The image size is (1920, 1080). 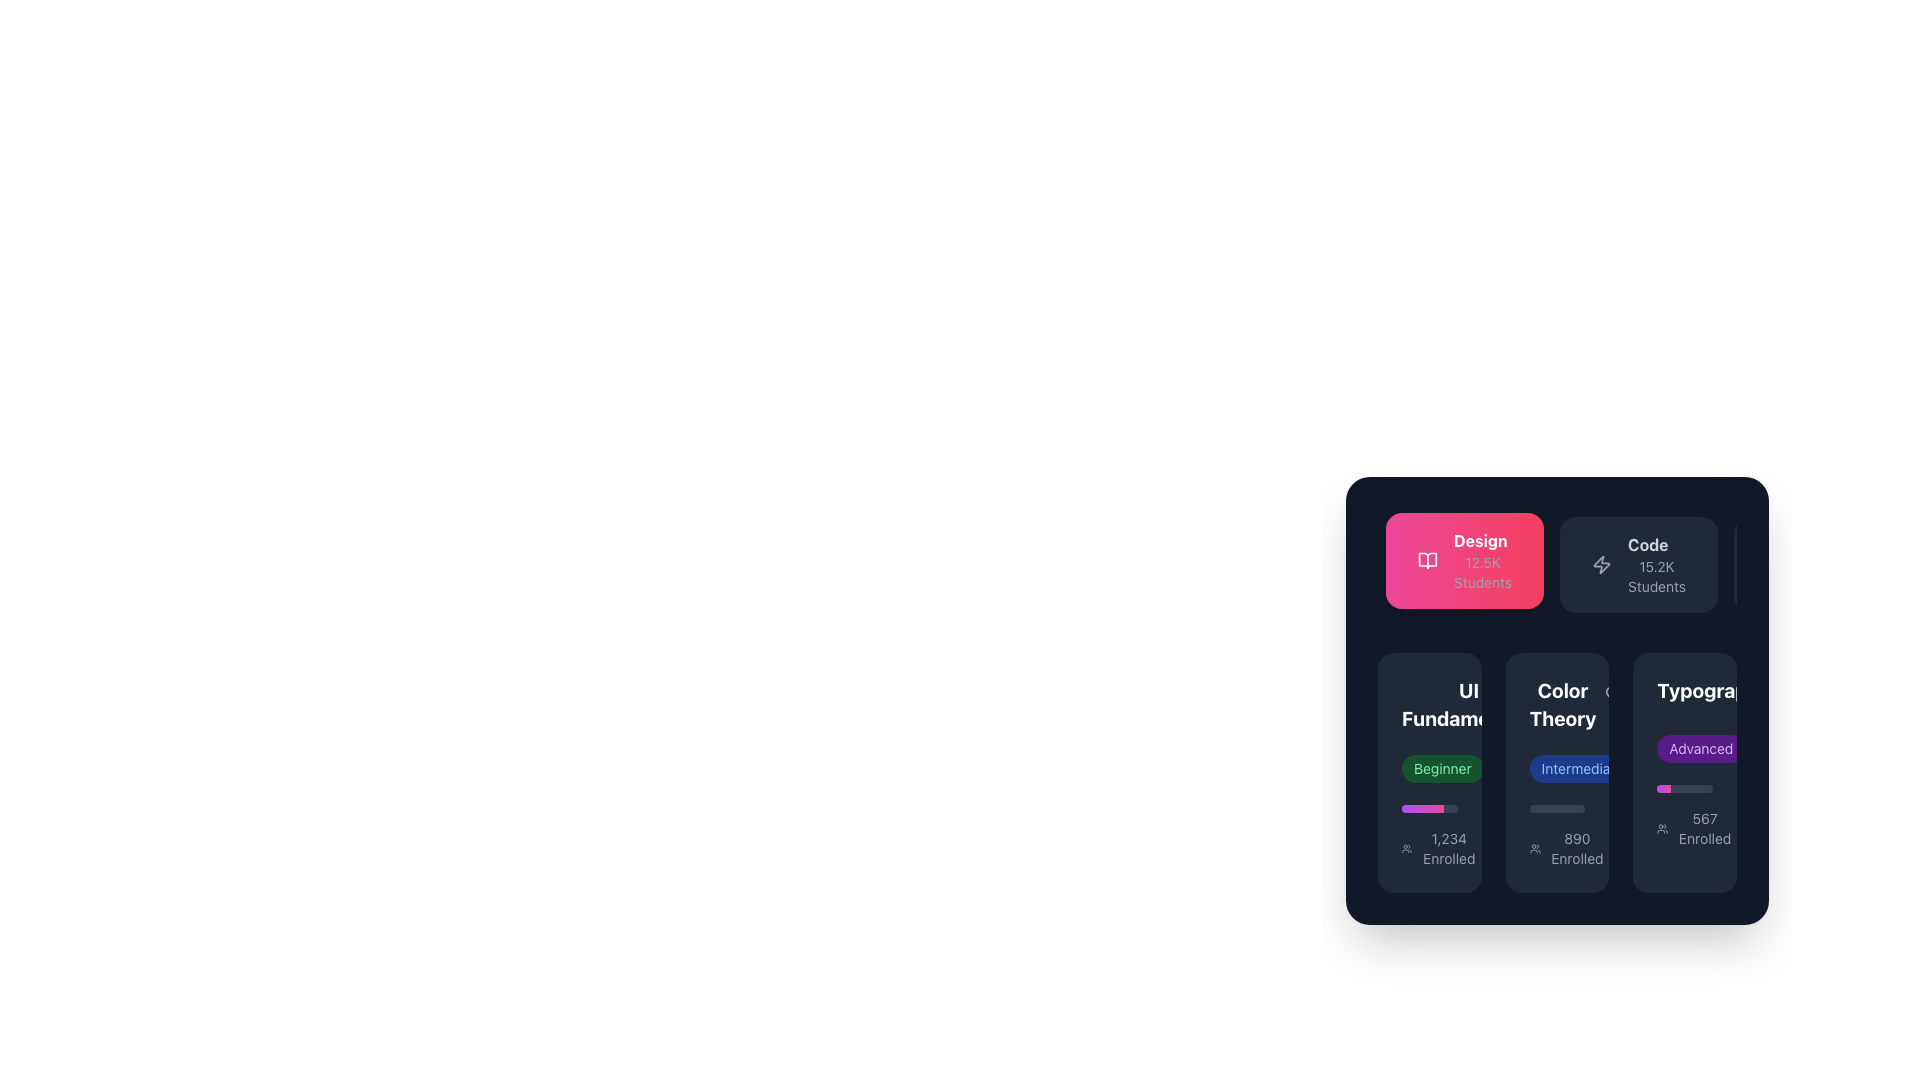 What do you see at coordinates (1553, 693) in the screenshot?
I see `the heart-shaped icon/button to favorite the 'Color Theory' module, which is located near the center of the interface aggregating educational content` at bounding box center [1553, 693].